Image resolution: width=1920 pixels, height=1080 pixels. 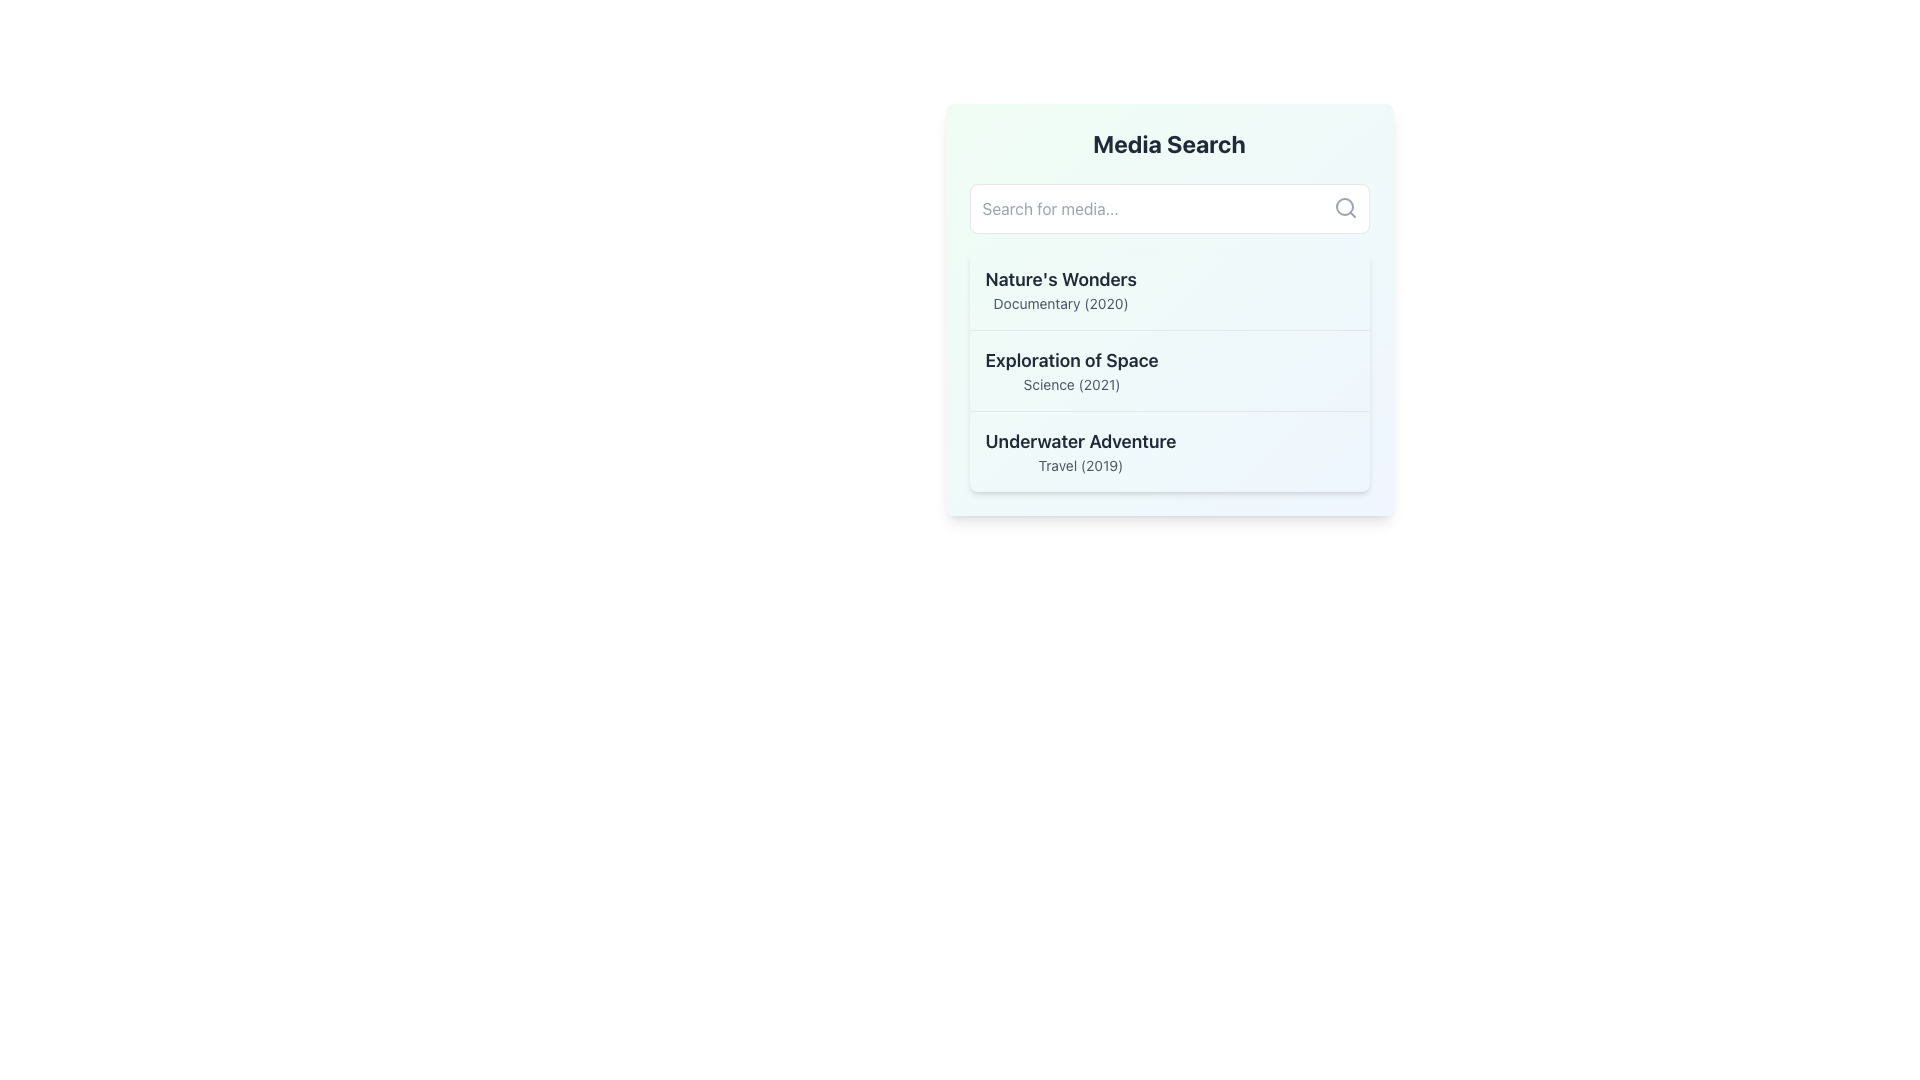 What do you see at coordinates (1169, 289) in the screenshot?
I see `the first list item titled 'Nature's Wonders' in the Media Search section` at bounding box center [1169, 289].